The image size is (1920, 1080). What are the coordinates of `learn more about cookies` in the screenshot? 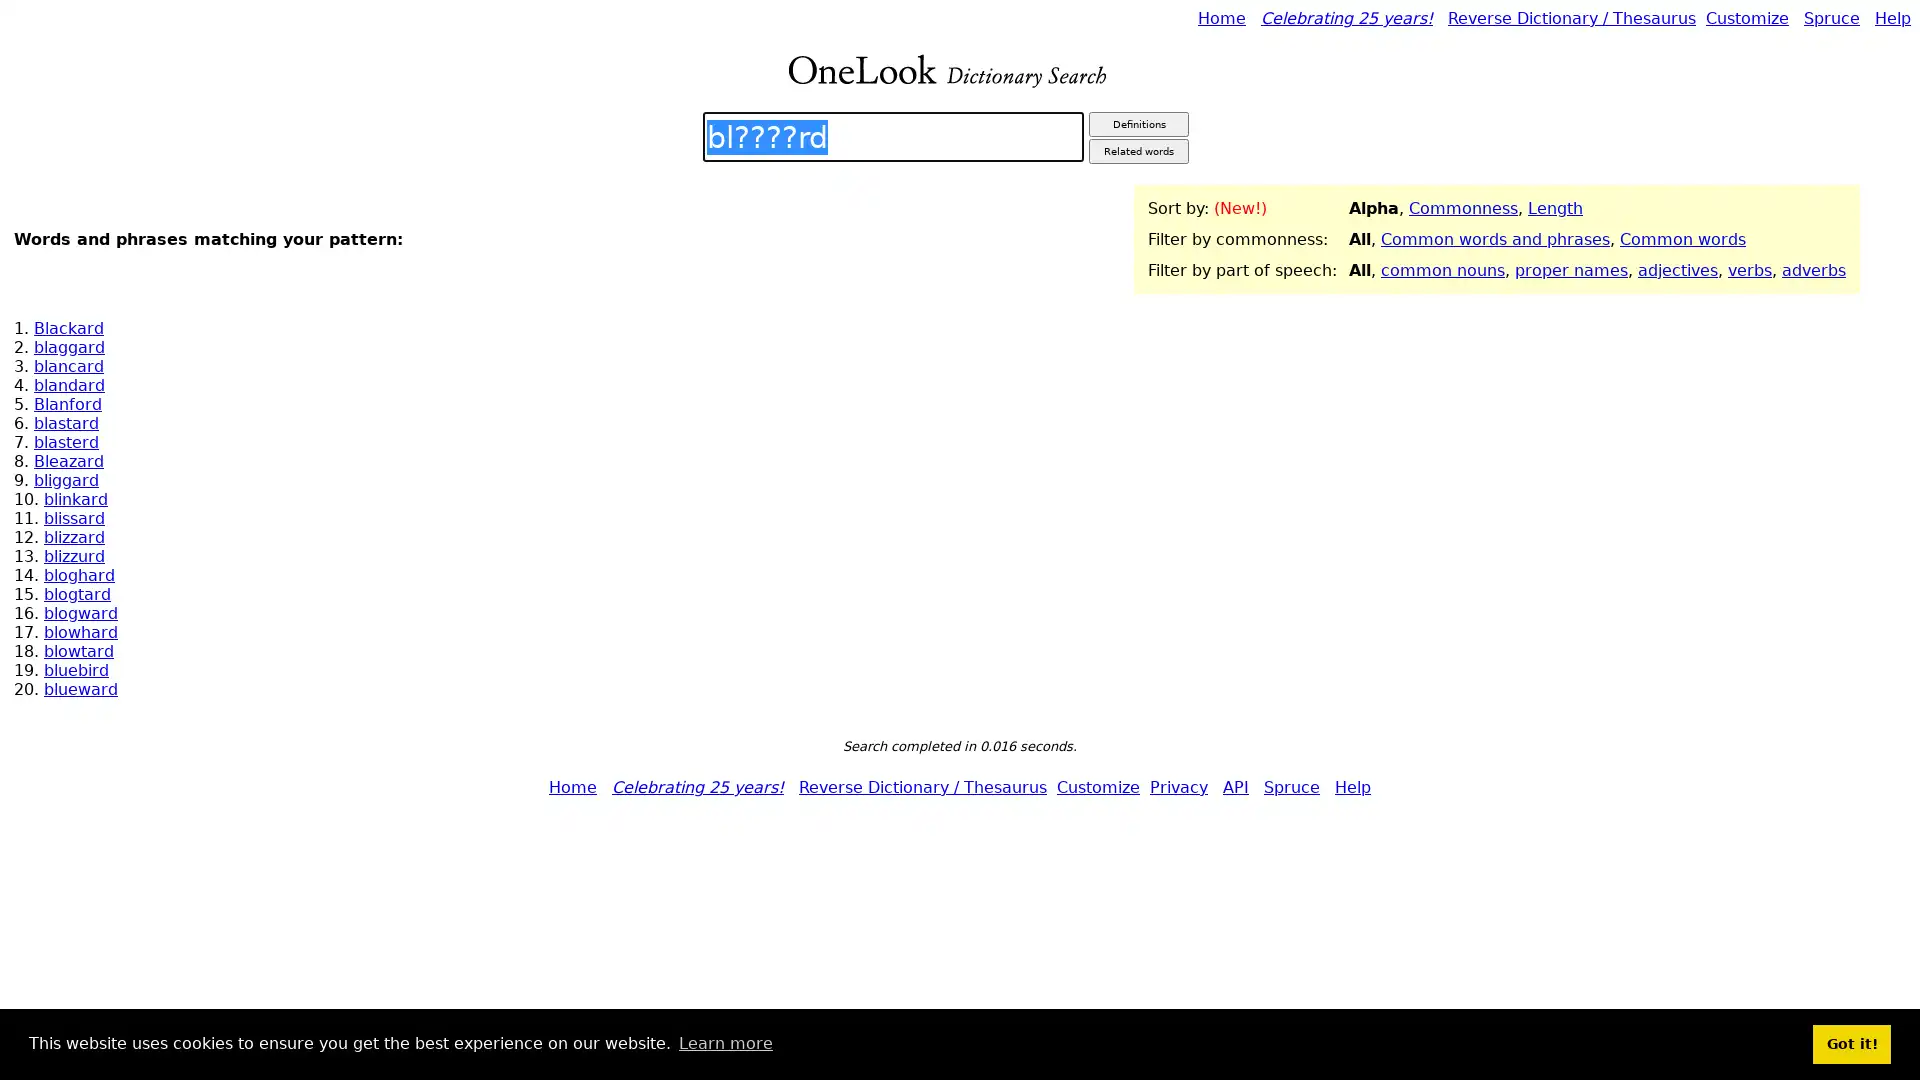 It's located at (724, 1043).